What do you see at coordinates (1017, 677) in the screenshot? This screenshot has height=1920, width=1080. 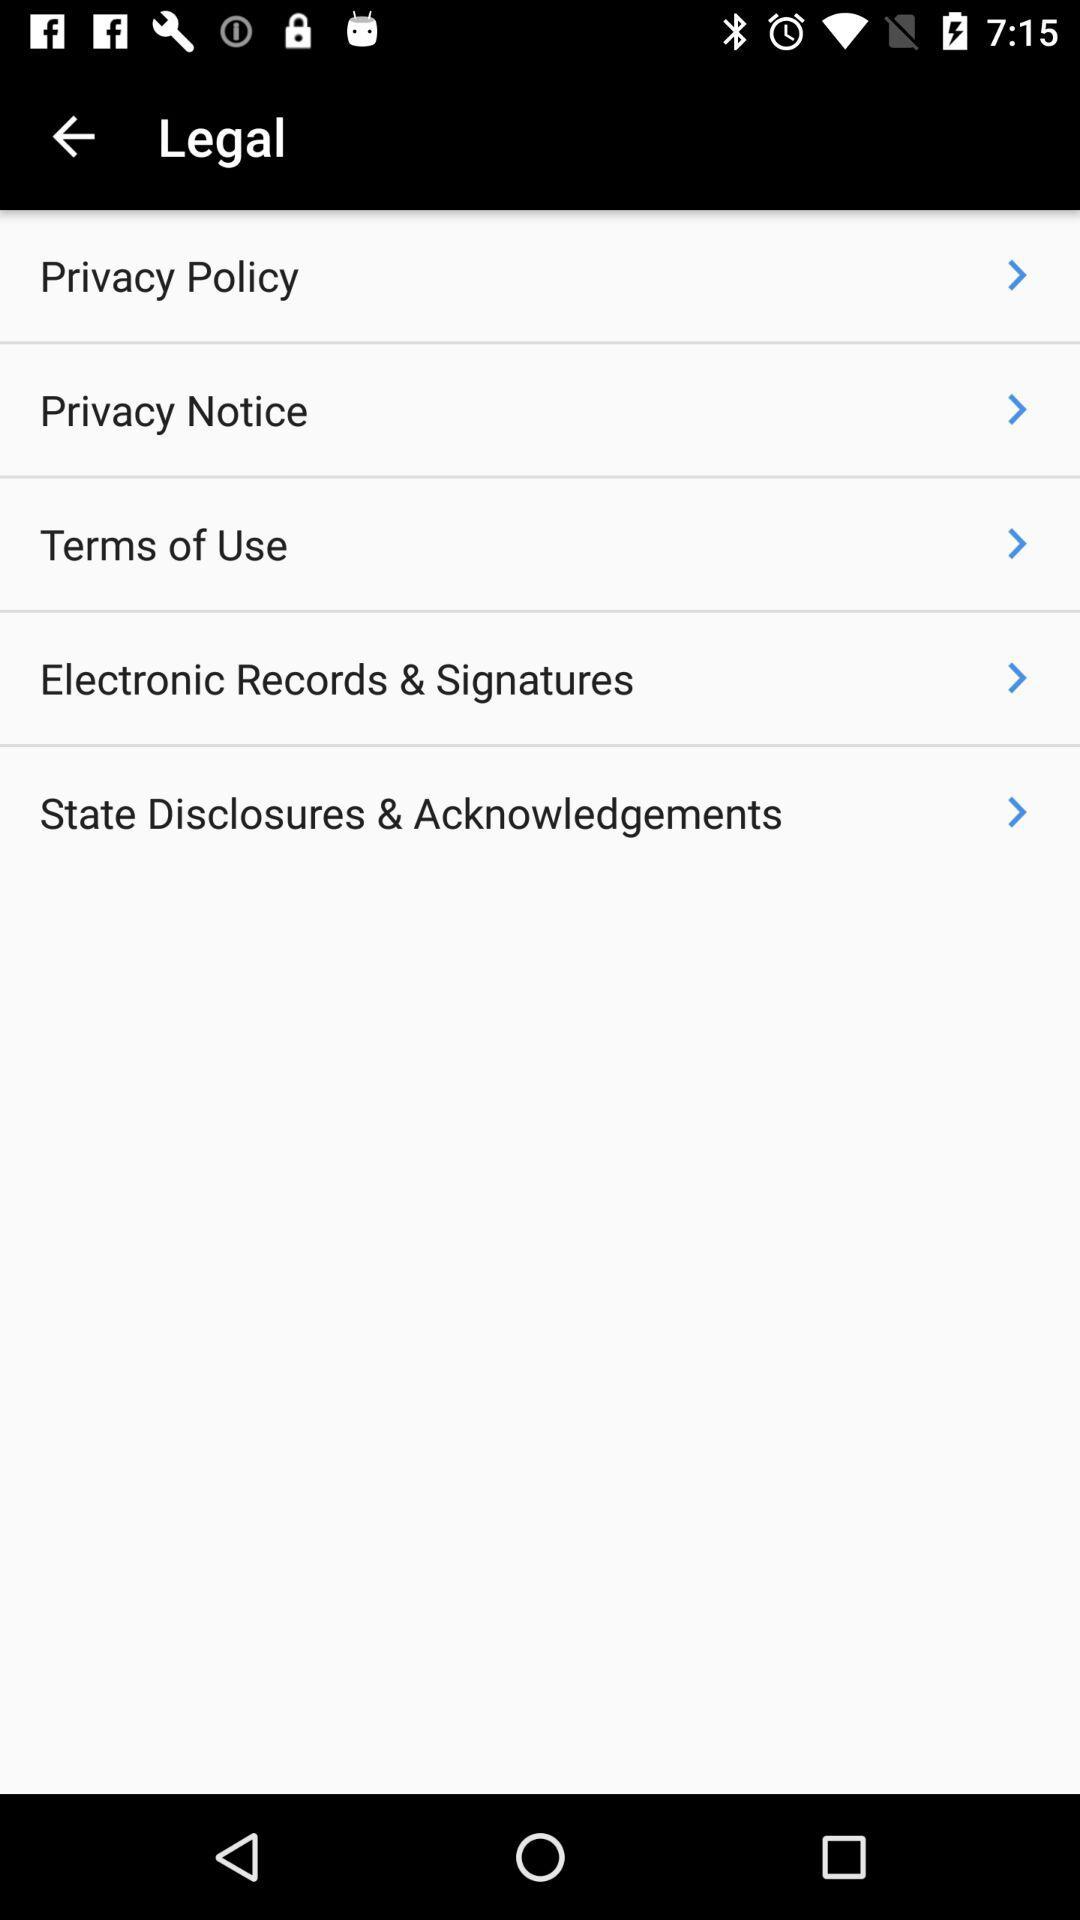 I see `icon to the right of electronic records & signatures` at bounding box center [1017, 677].